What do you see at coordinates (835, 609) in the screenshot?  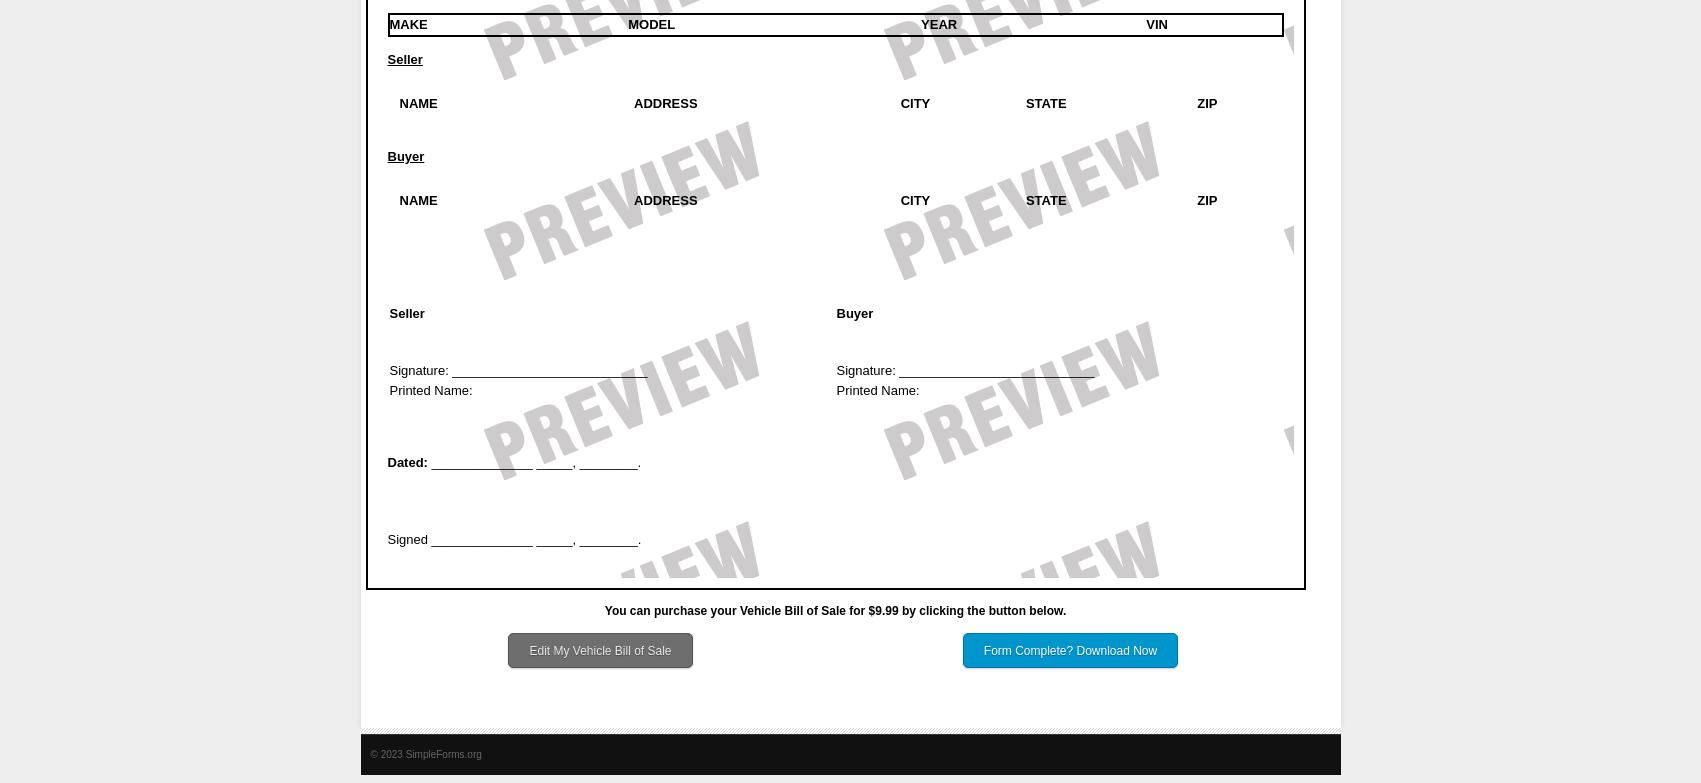 I see `'You can purchase your Vehicle Bill of Sale for $9.99 by clicking the button below.'` at bounding box center [835, 609].